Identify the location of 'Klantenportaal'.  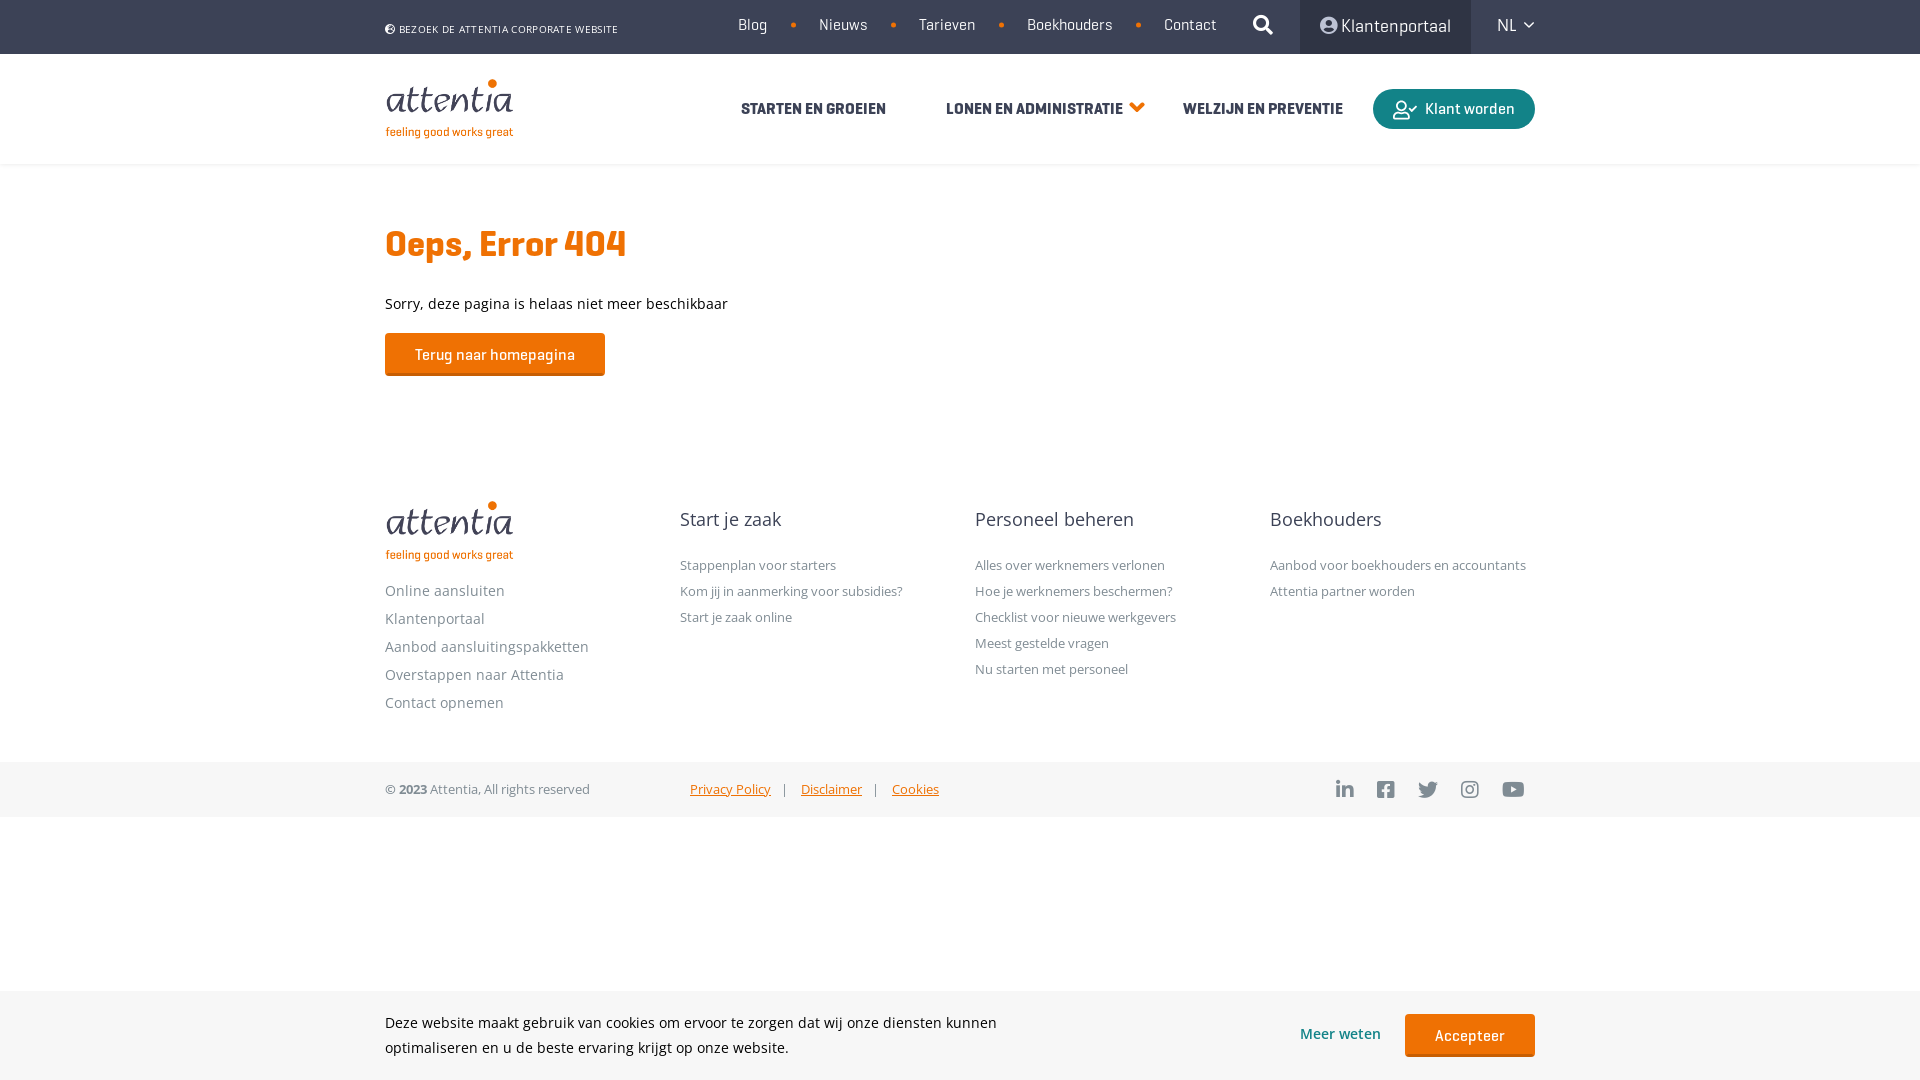
(1300, 27).